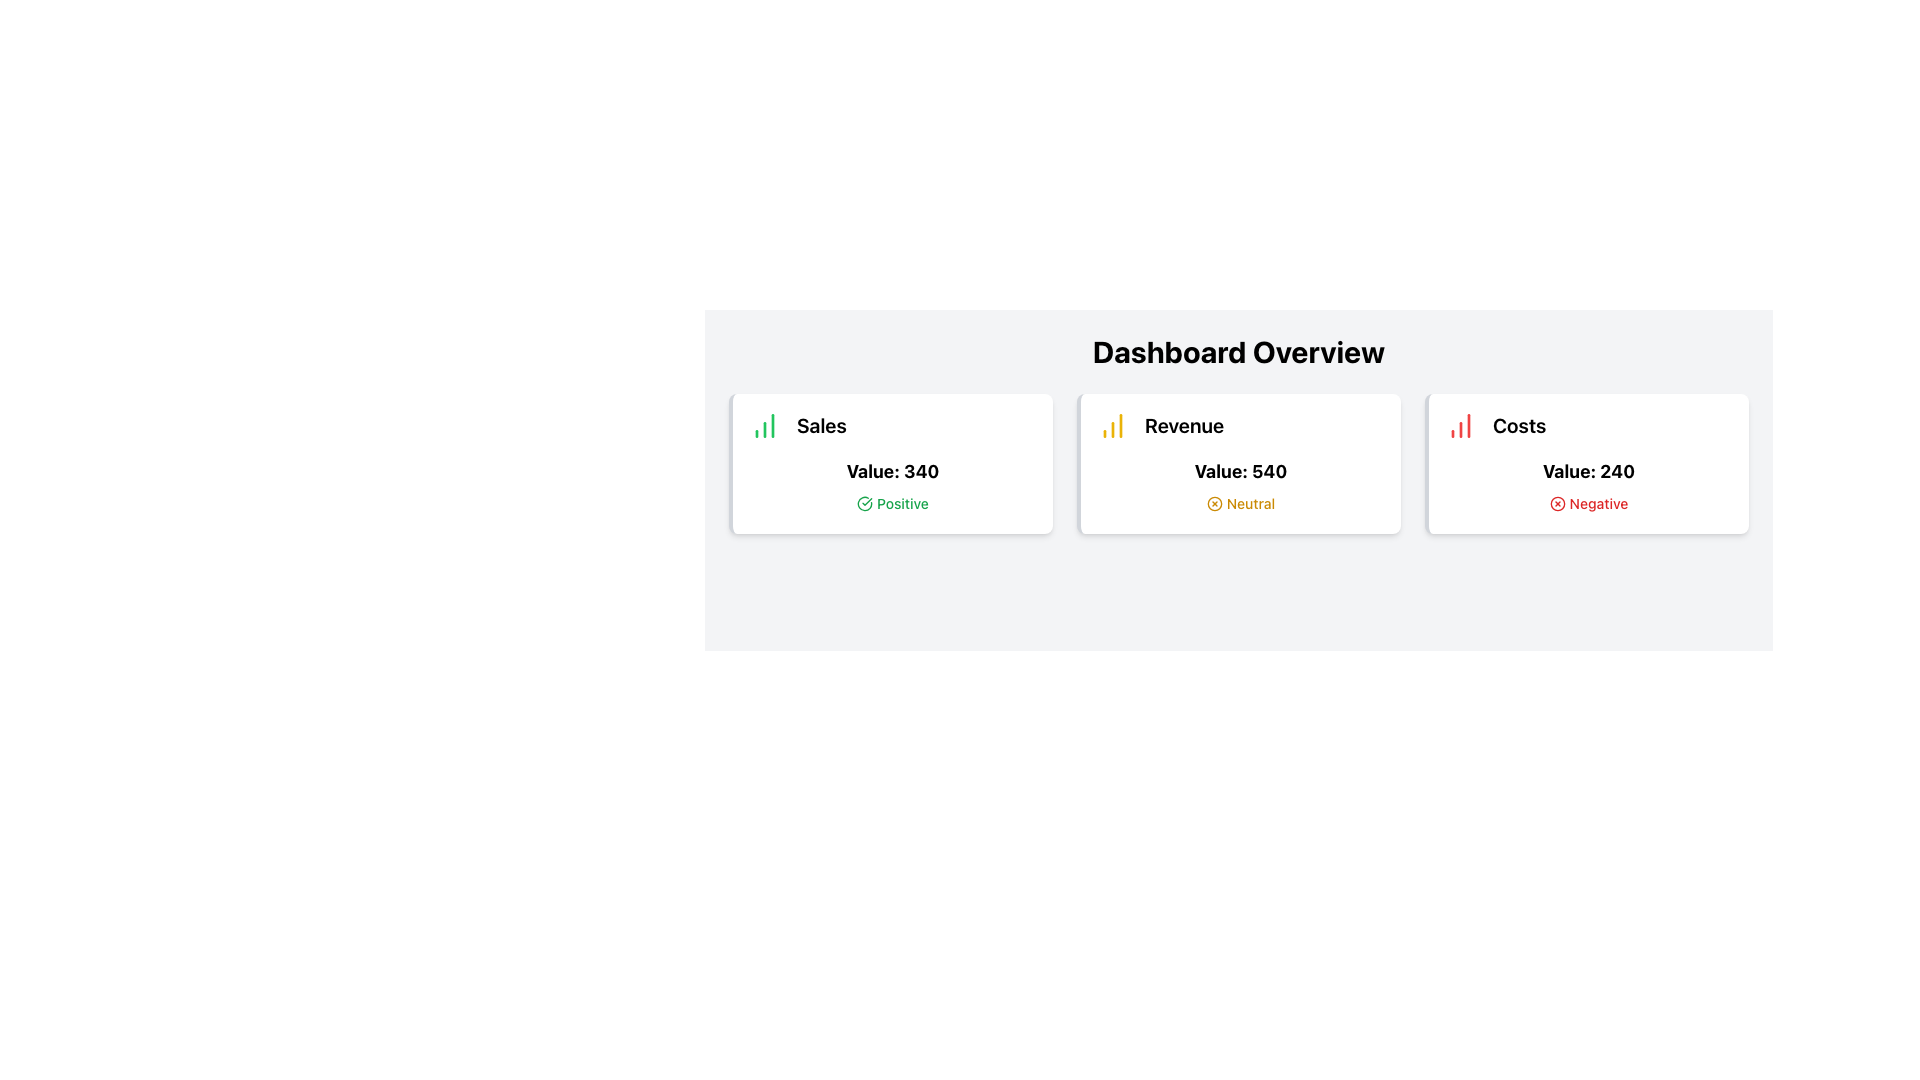 Image resolution: width=1920 pixels, height=1080 pixels. What do you see at coordinates (1556, 503) in the screenshot?
I see `the SVG circle element that serves as a visual indicator within the 'Costs' card, located at the top-right corner` at bounding box center [1556, 503].